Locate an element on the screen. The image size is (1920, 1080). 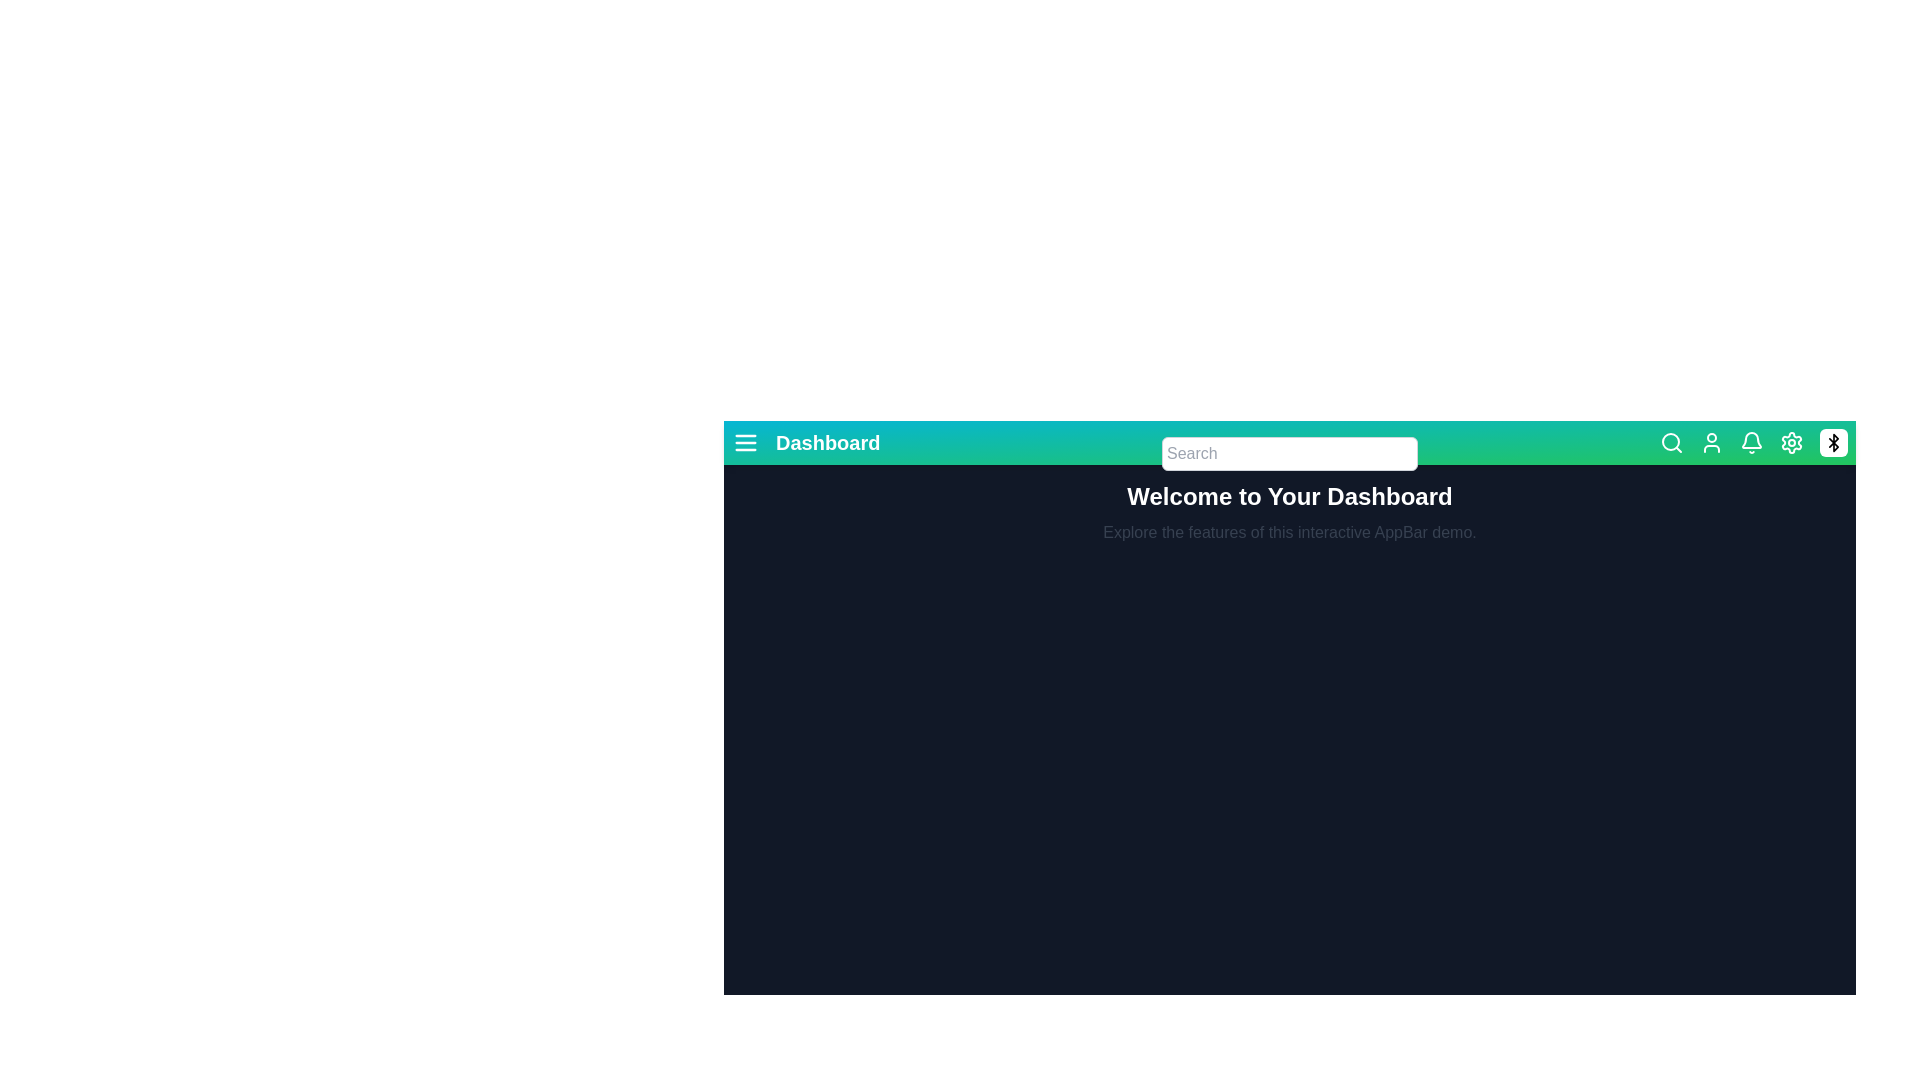
the search icon to toggle the visibility of the search bar is located at coordinates (1671, 442).